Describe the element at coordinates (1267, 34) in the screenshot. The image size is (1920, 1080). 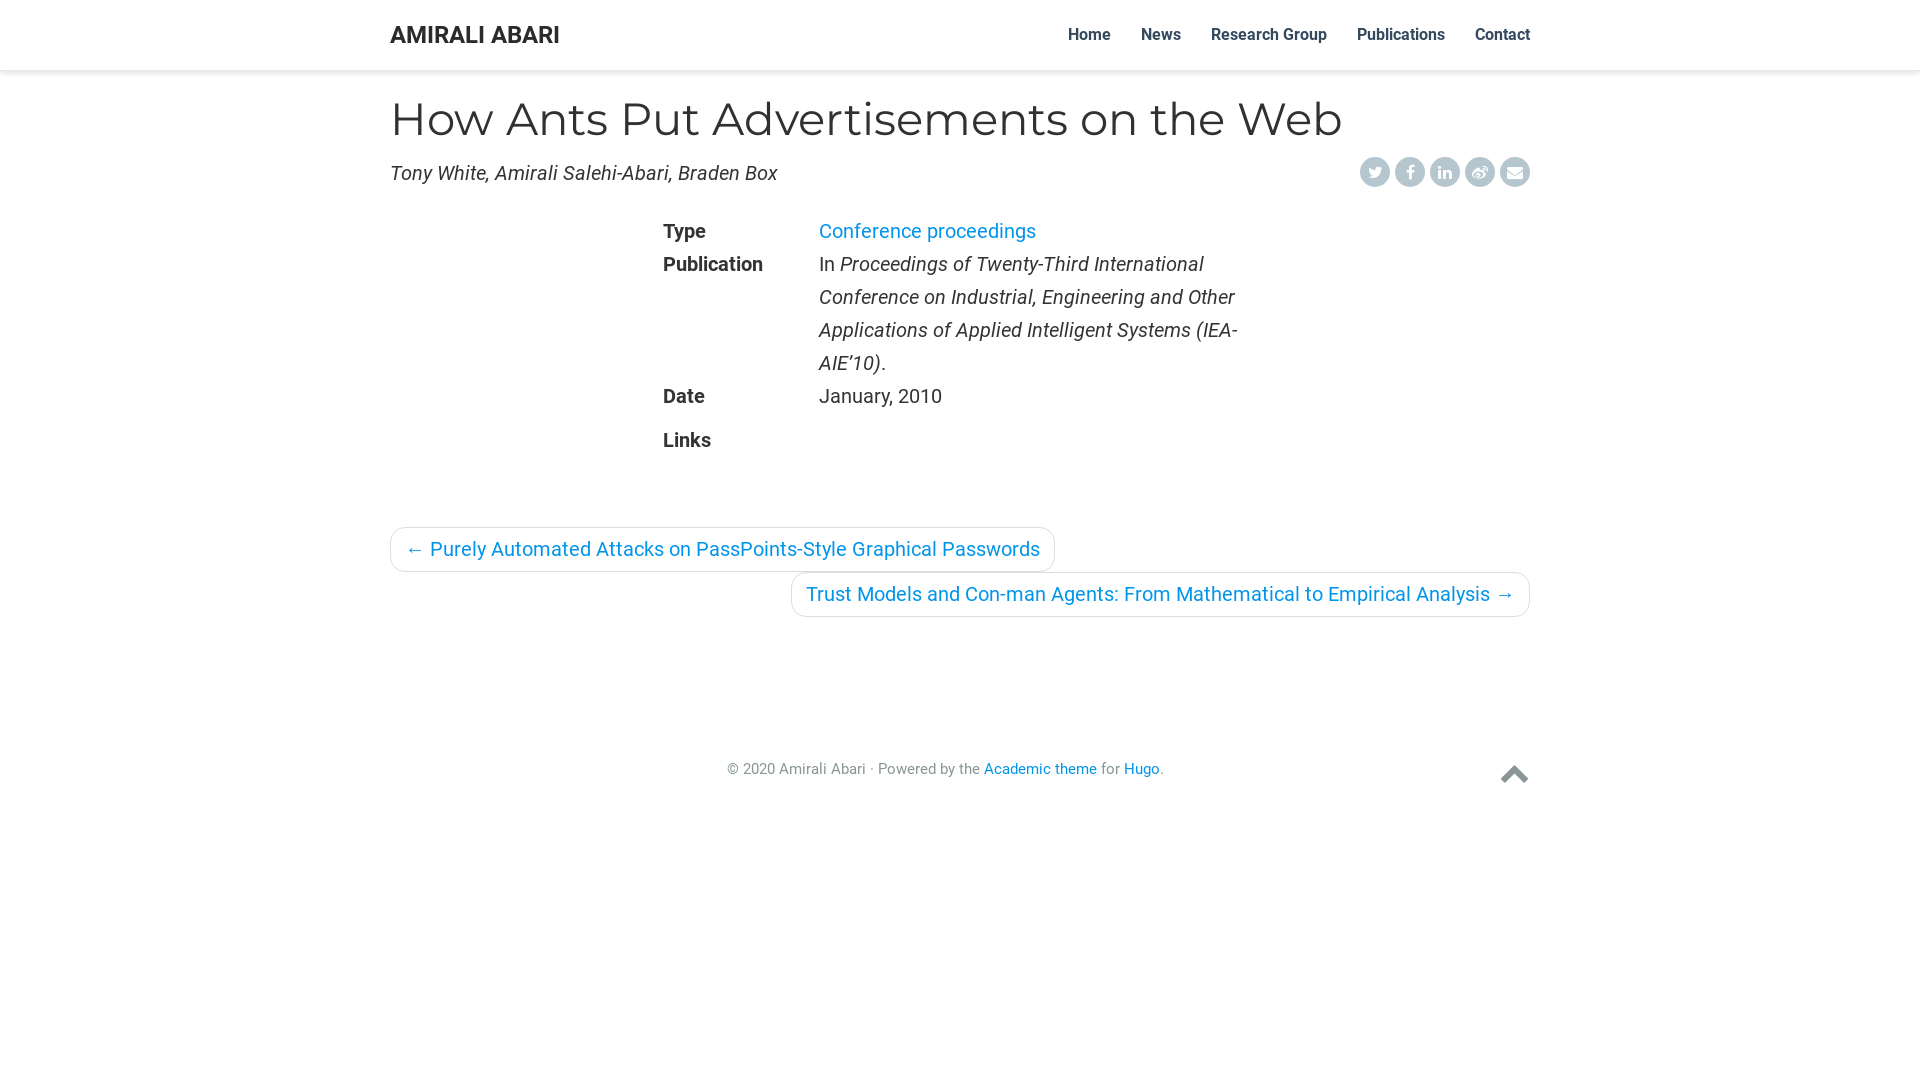
I see `'Research Group'` at that location.